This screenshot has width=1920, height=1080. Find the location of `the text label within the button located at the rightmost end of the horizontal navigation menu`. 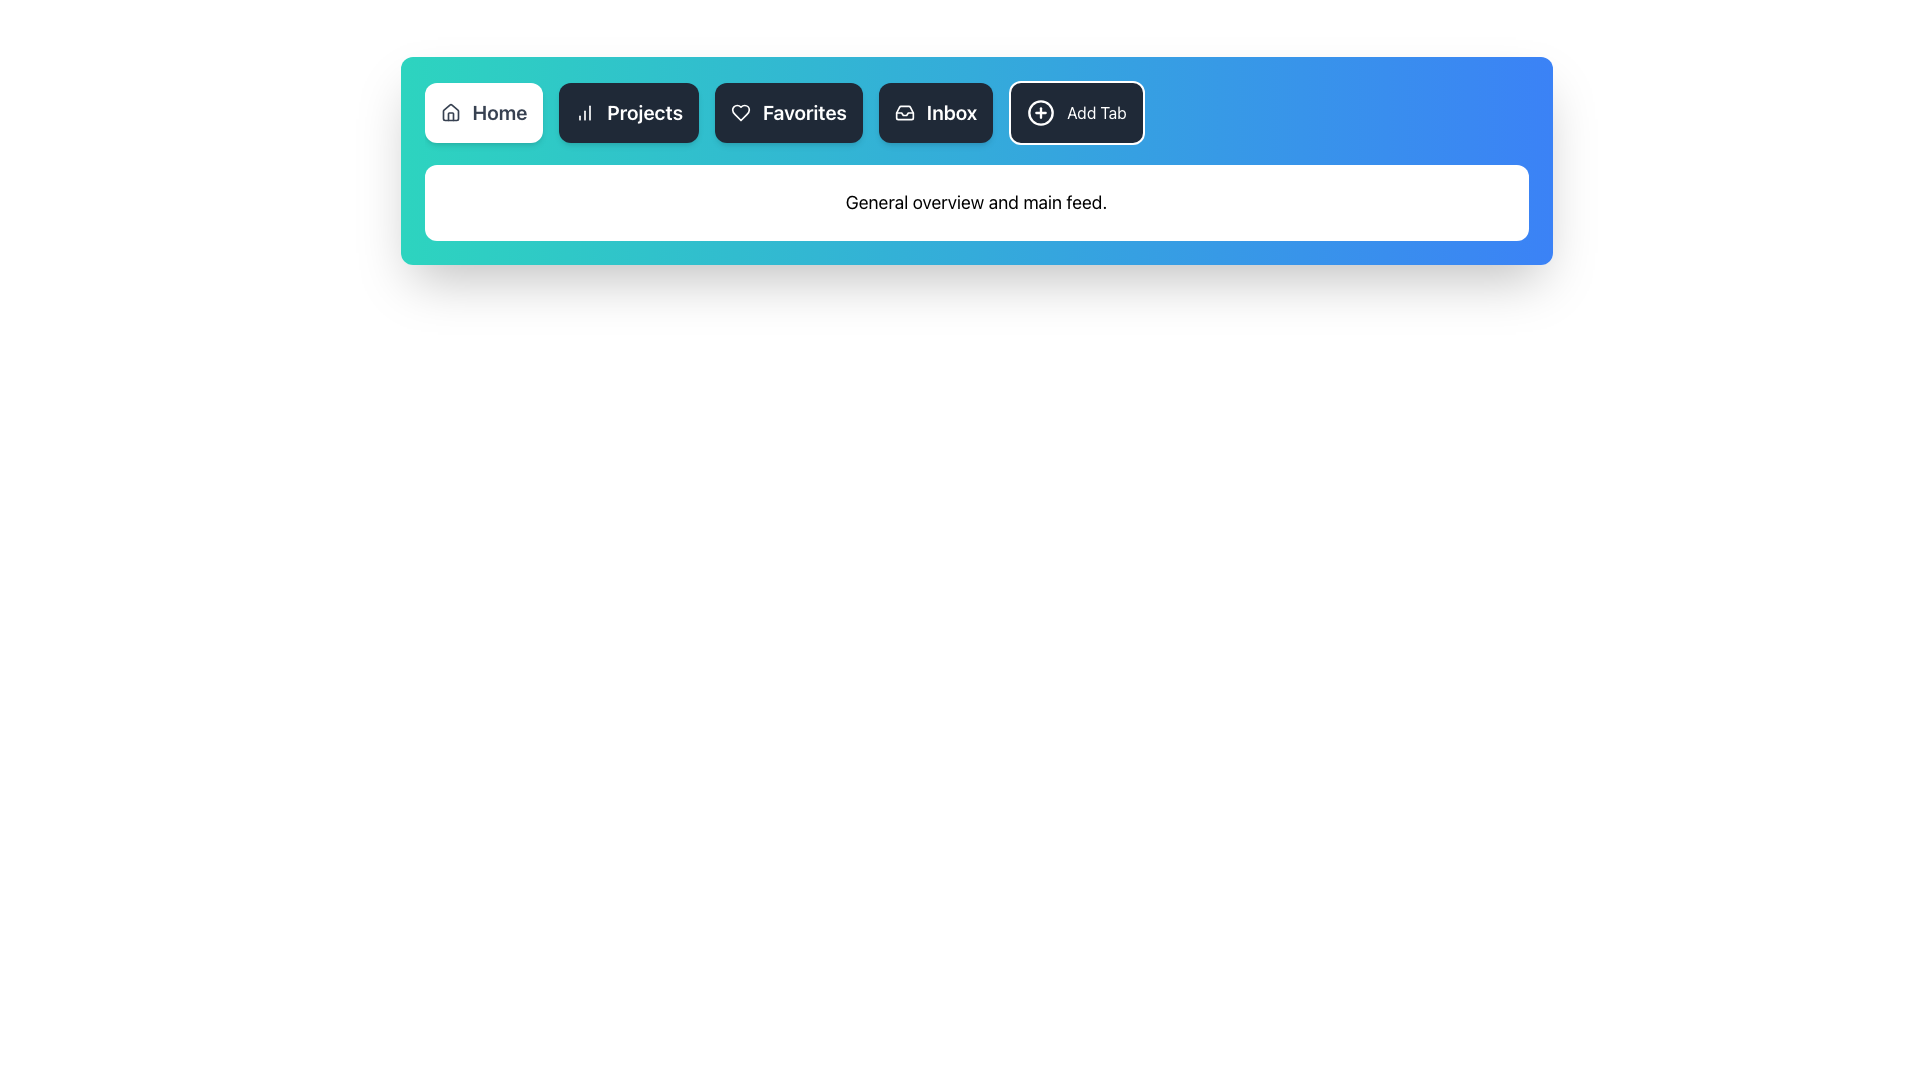

the text label within the button located at the rightmost end of the horizontal navigation menu is located at coordinates (1095, 112).